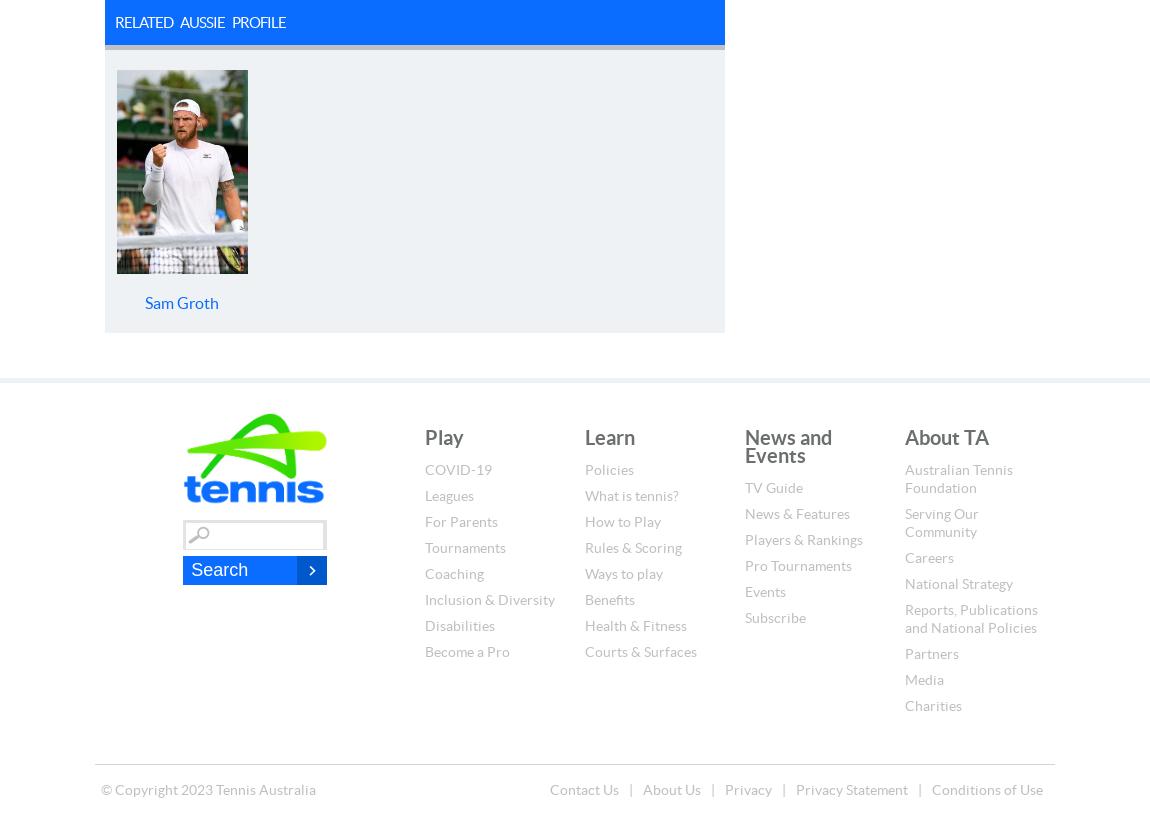 This screenshot has width=1150, height=819. I want to click on 'Become a Pro', so click(467, 652).